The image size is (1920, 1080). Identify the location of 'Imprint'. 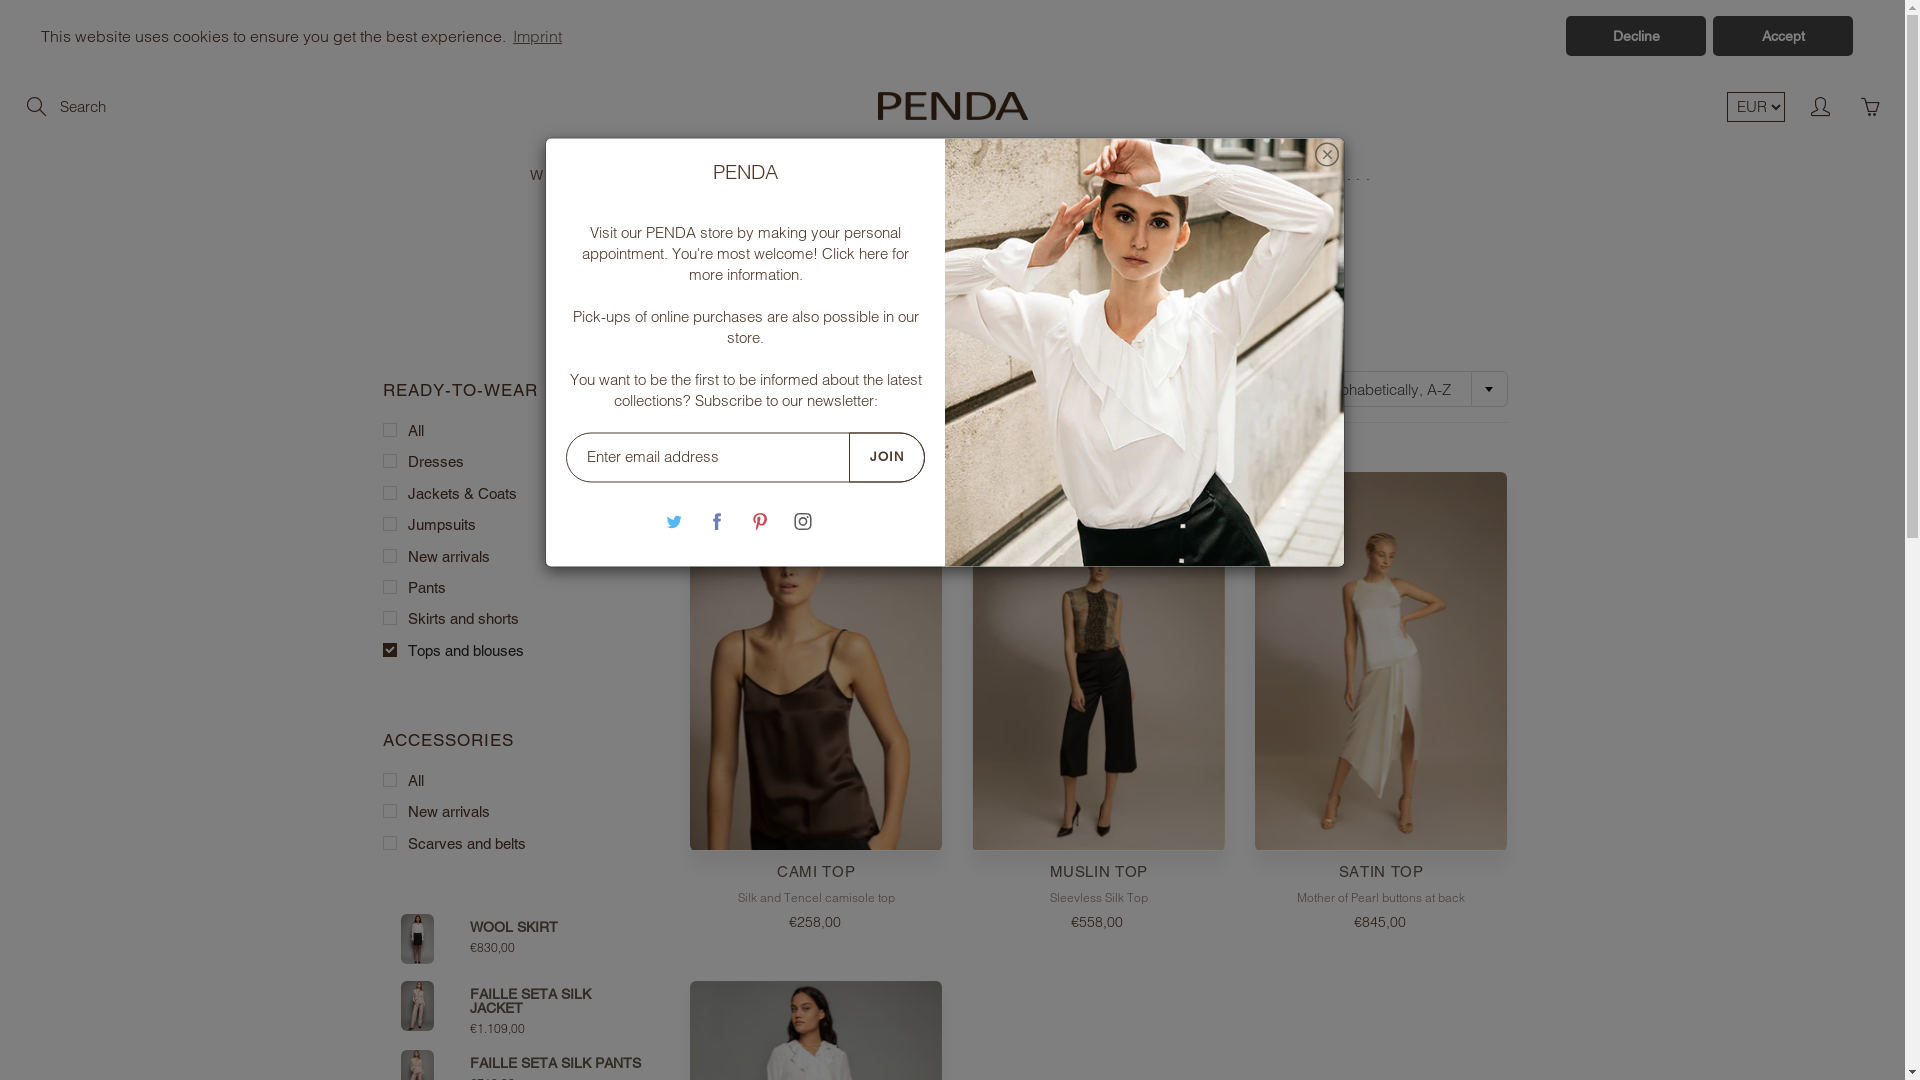
(537, 35).